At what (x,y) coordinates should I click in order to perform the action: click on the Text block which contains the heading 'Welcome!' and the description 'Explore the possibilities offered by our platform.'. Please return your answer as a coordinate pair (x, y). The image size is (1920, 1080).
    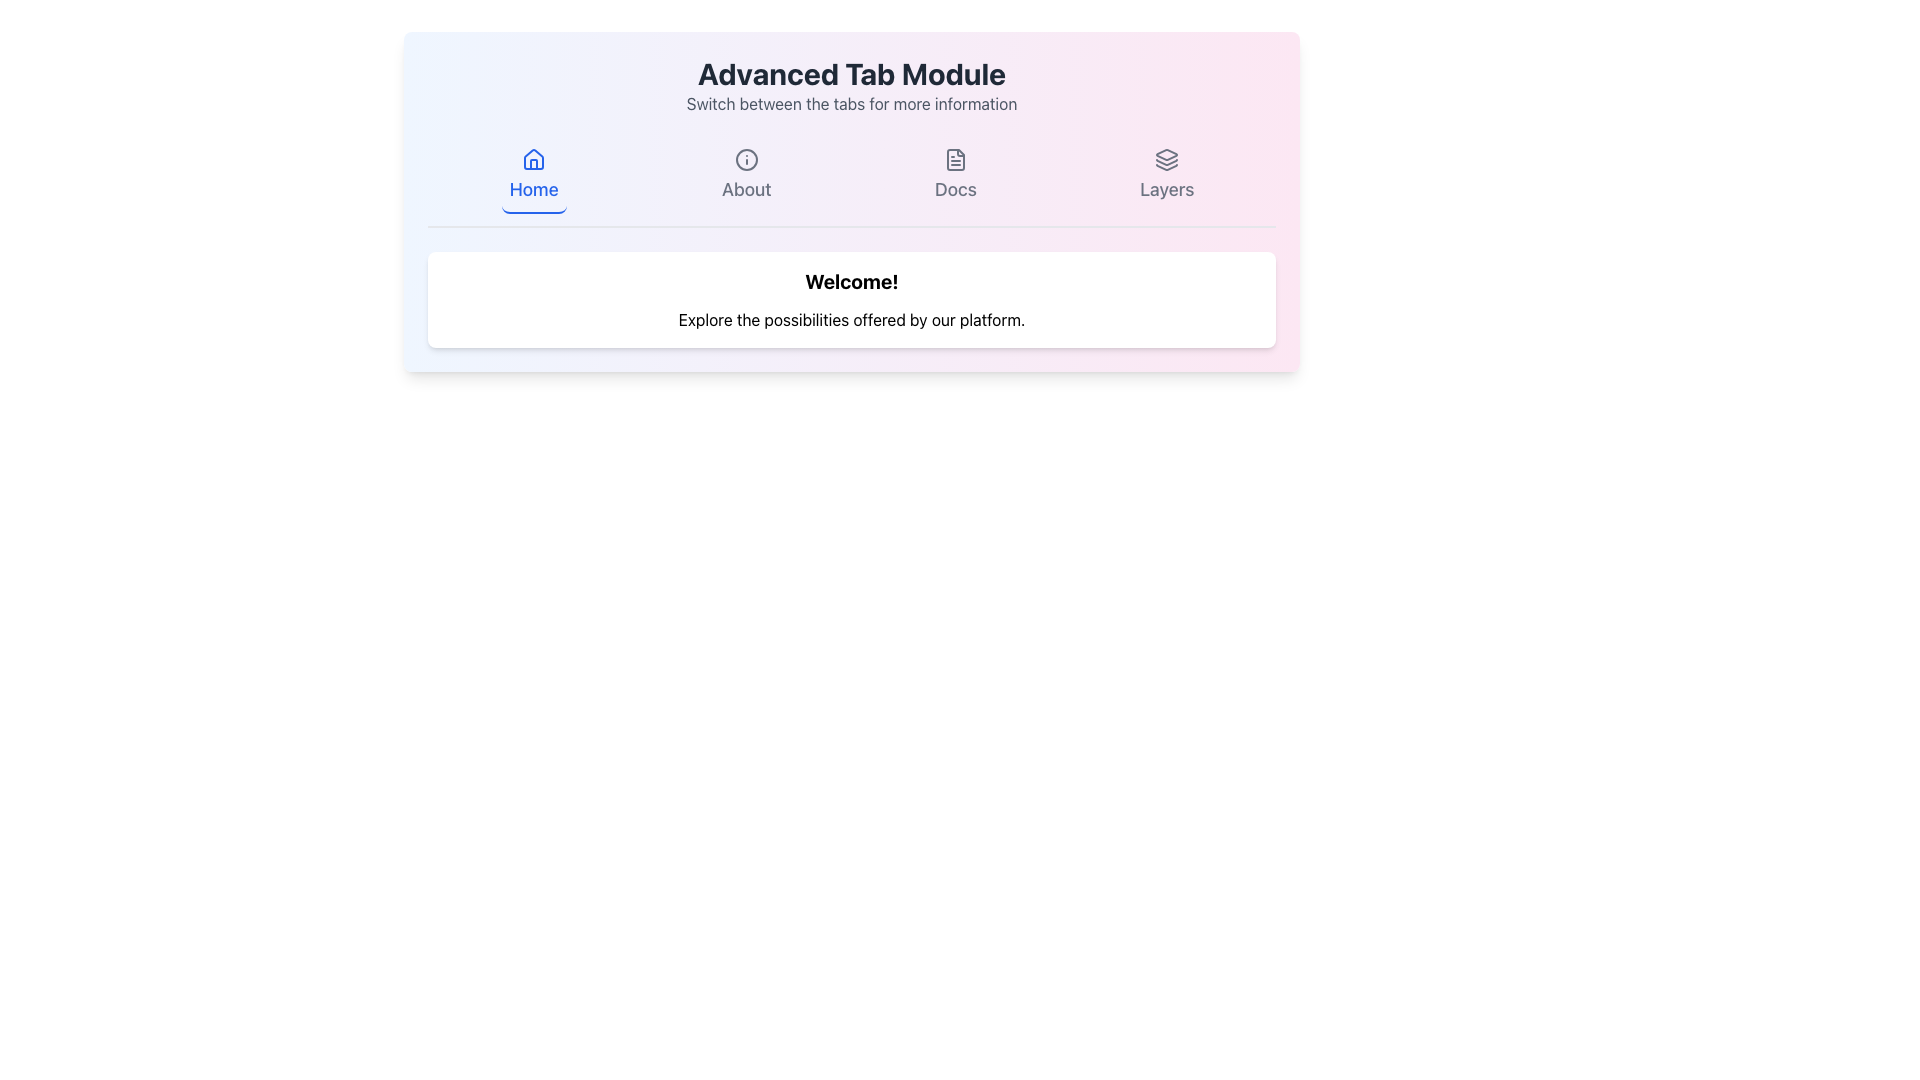
    Looking at the image, I should click on (851, 300).